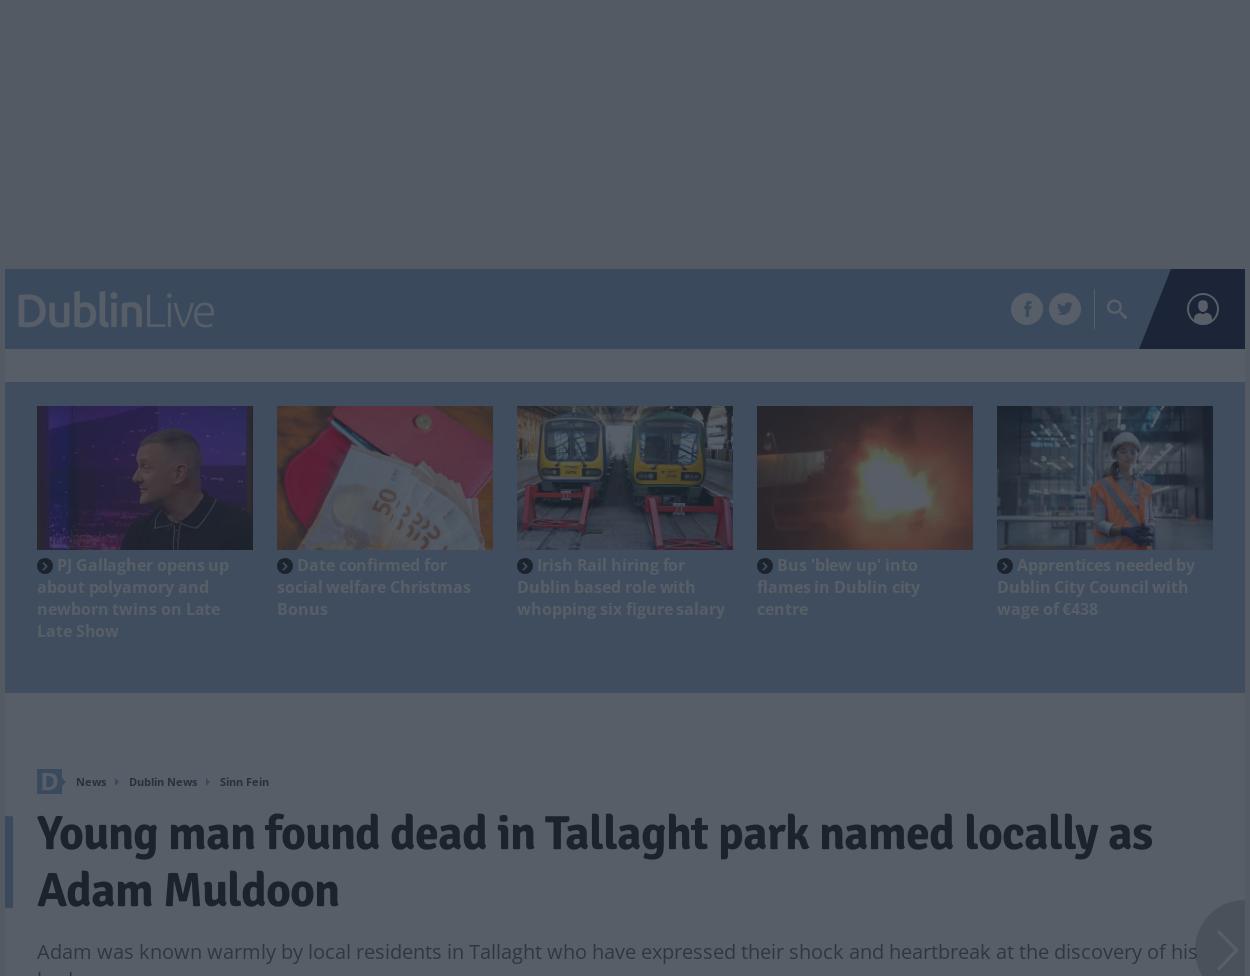 This screenshot has height=976, width=1250. Describe the element at coordinates (492, 310) in the screenshot. I see `'Property'` at that location.